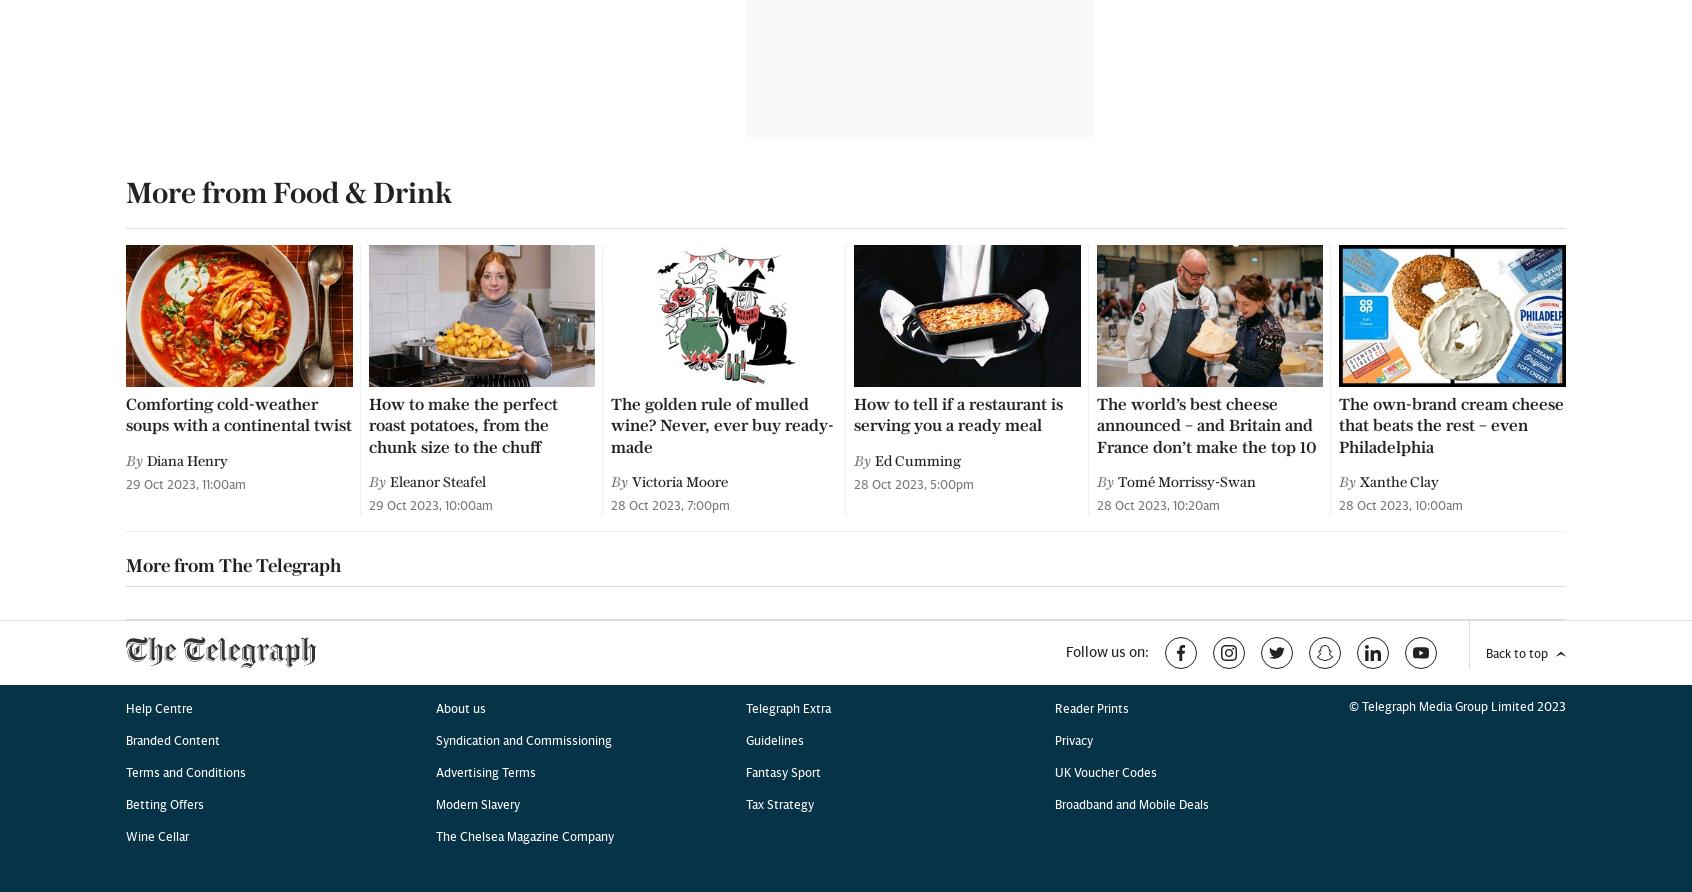 The height and width of the screenshot is (892, 1692). Describe the element at coordinates (1106, 112) in the screenshot. I see `'UK Voucher Codes'` at that location.